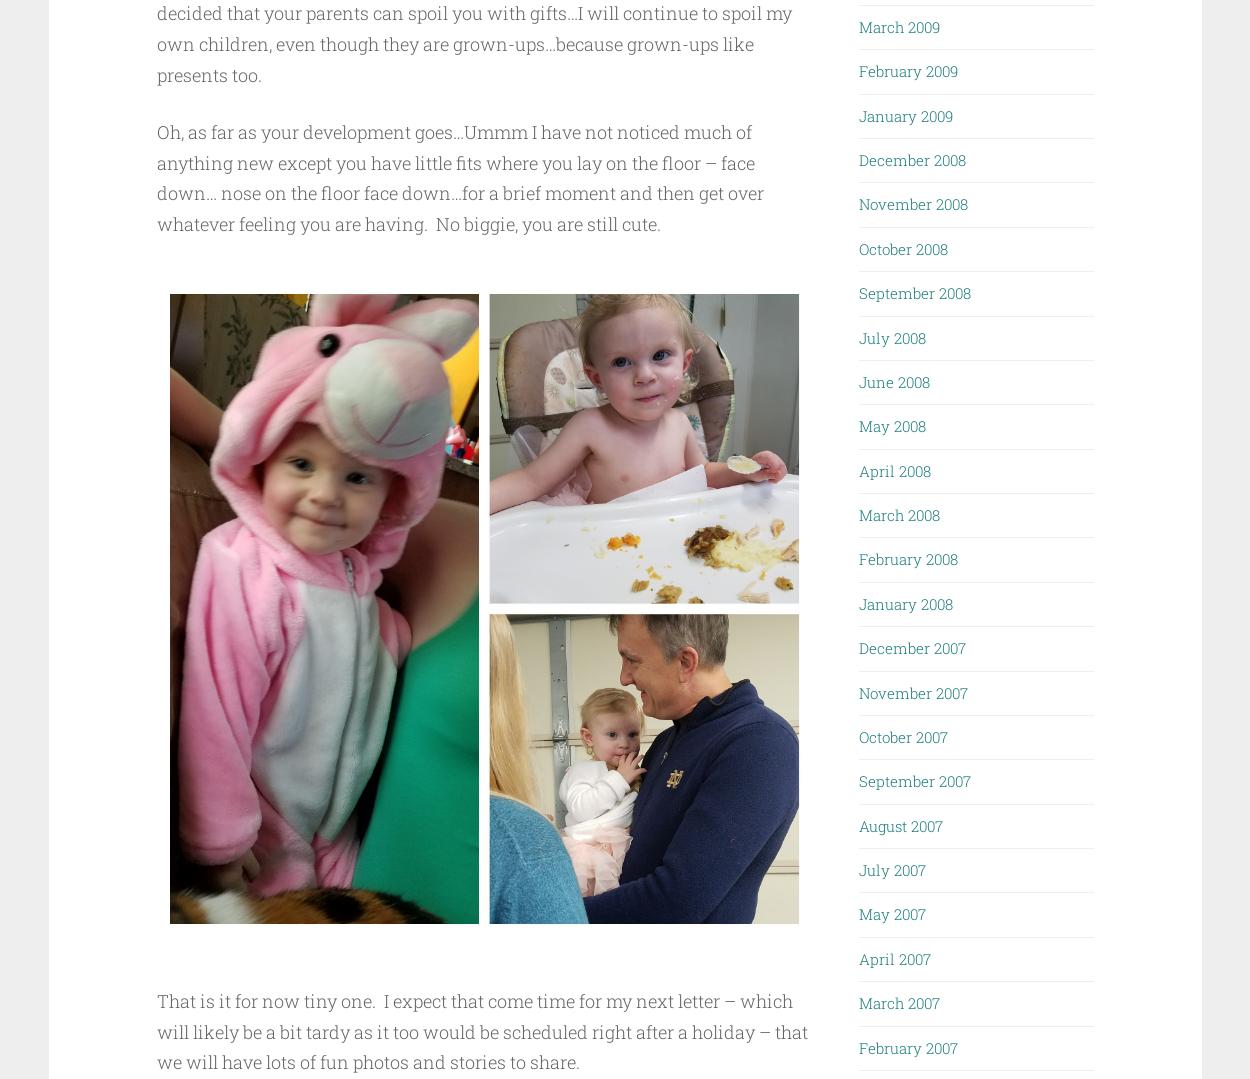  Describe the element at coordinates (901, 824) in the screenshot. I see `'August 2007'` at that location.